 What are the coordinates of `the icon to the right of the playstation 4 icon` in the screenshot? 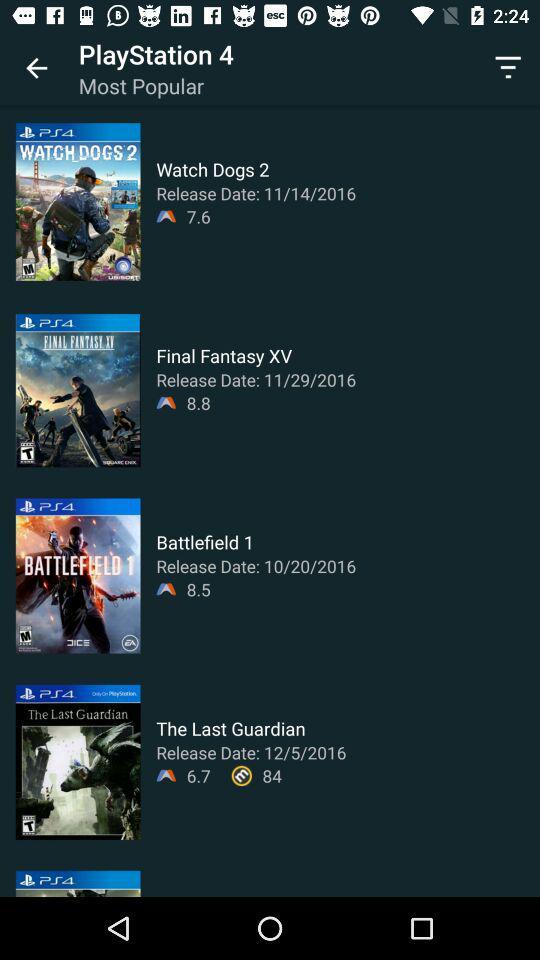 It's located at (508, 68).